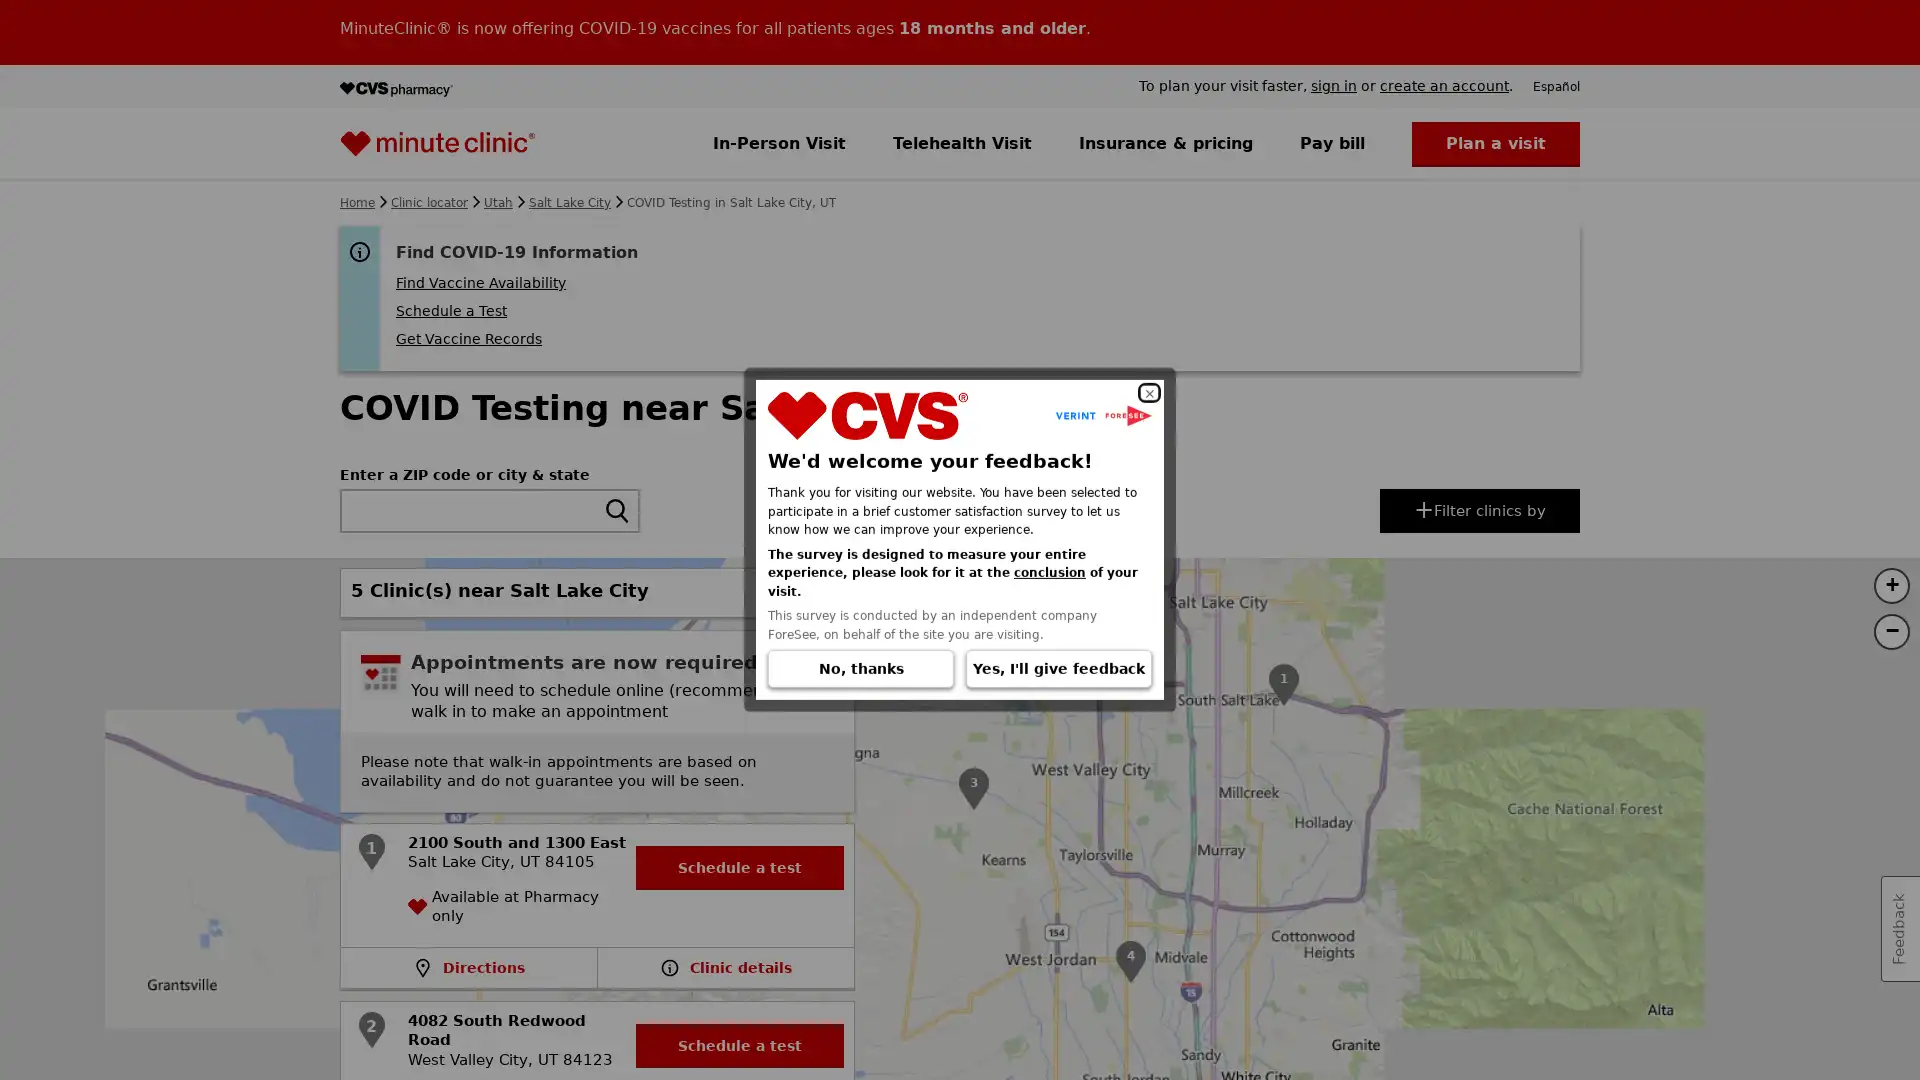 This screenshot has width=1920, height=1080. I want to click on Filter or sort clinics by, so click(1479, 508).